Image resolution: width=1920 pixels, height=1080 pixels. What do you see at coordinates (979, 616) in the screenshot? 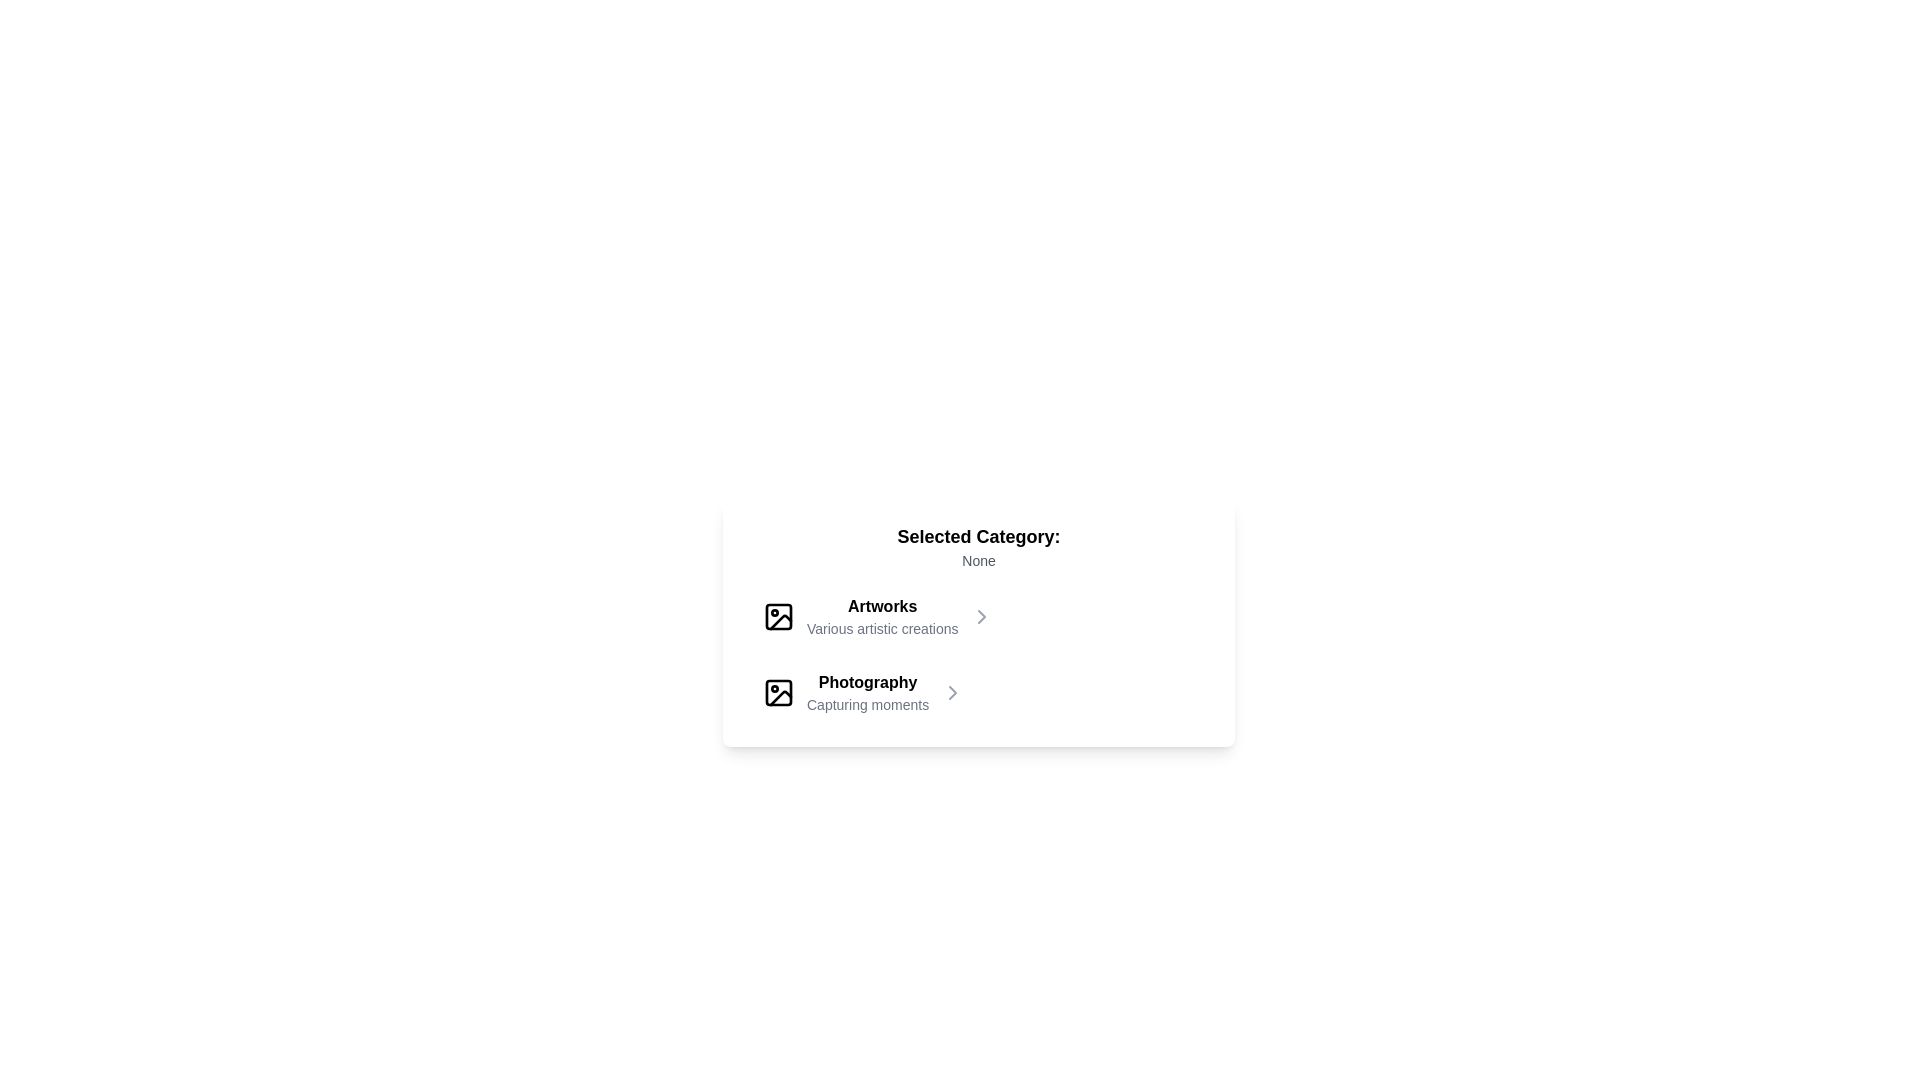
I see `the first menu option in the list labeled 'Artworks'` at bounding box center [979, 616].